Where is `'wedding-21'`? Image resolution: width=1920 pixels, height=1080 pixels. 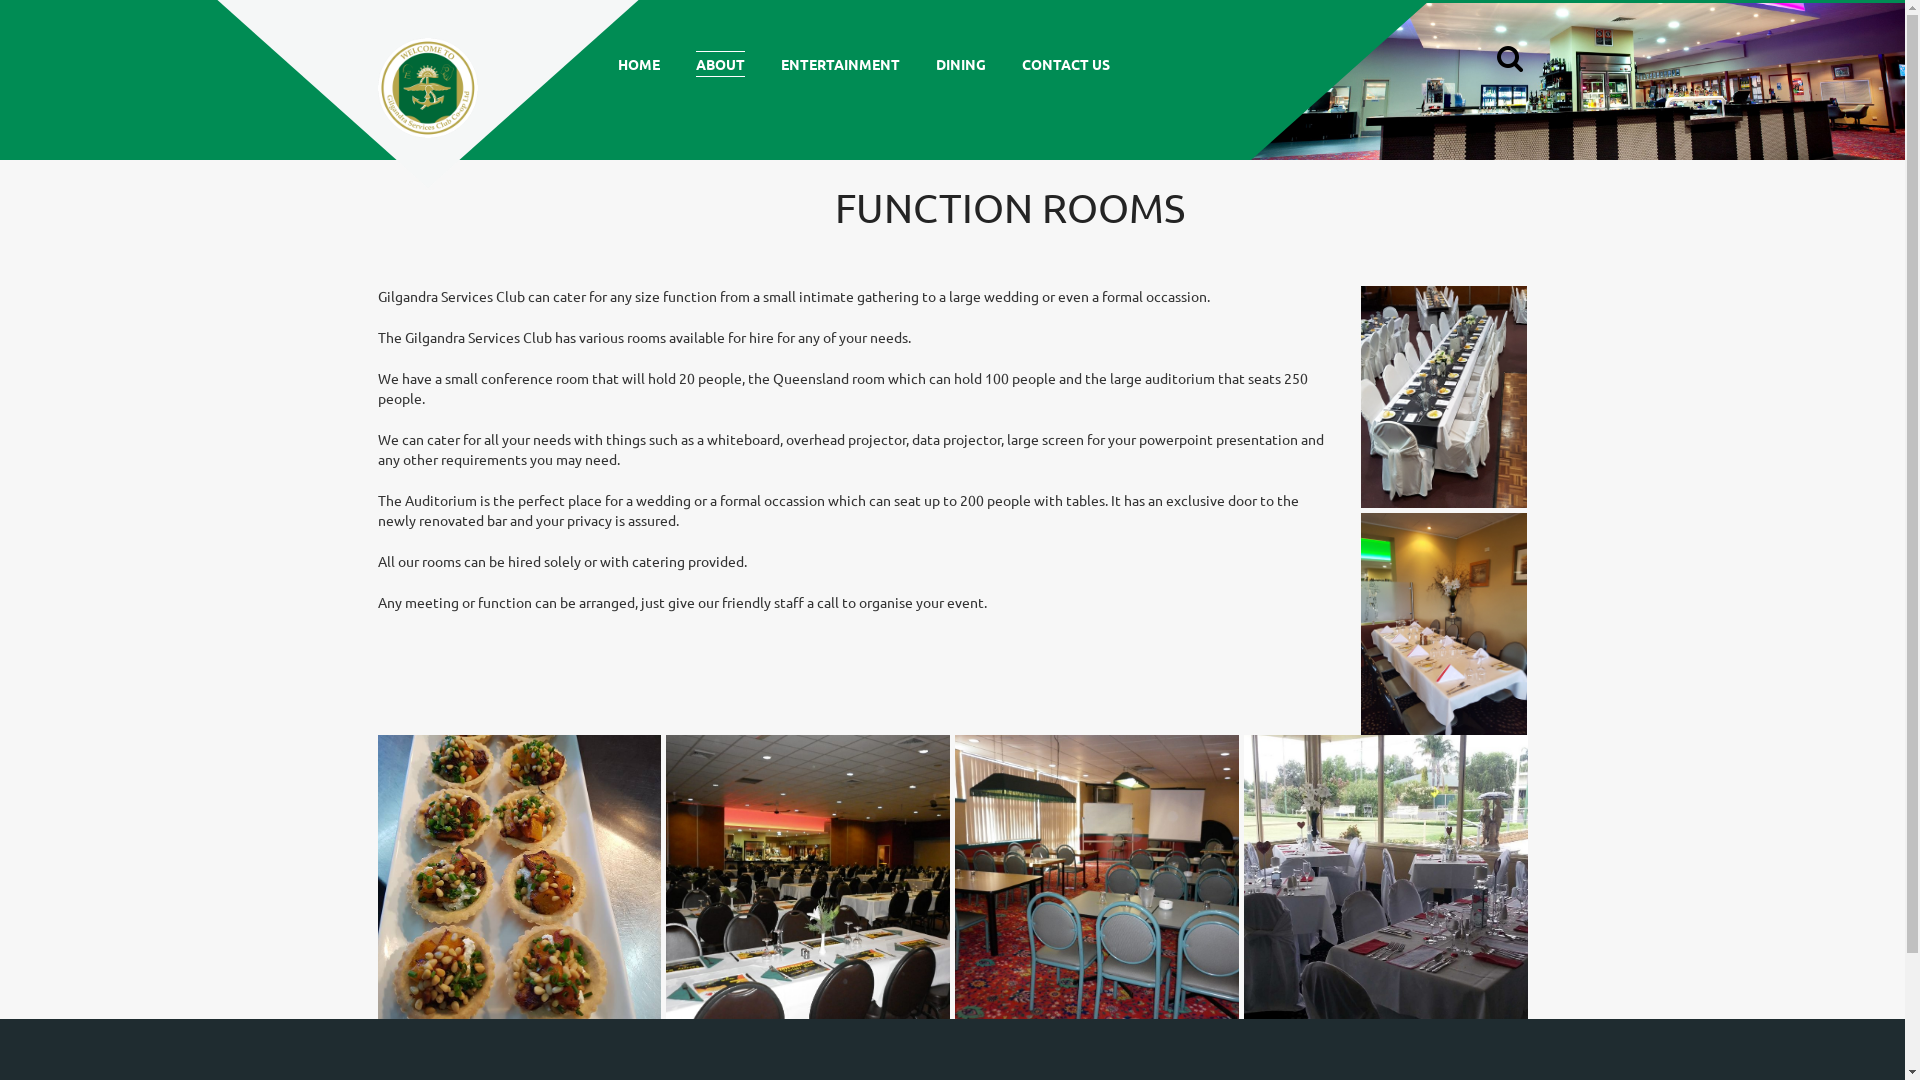 'wedding-21' is located at coordinates (666, 875).